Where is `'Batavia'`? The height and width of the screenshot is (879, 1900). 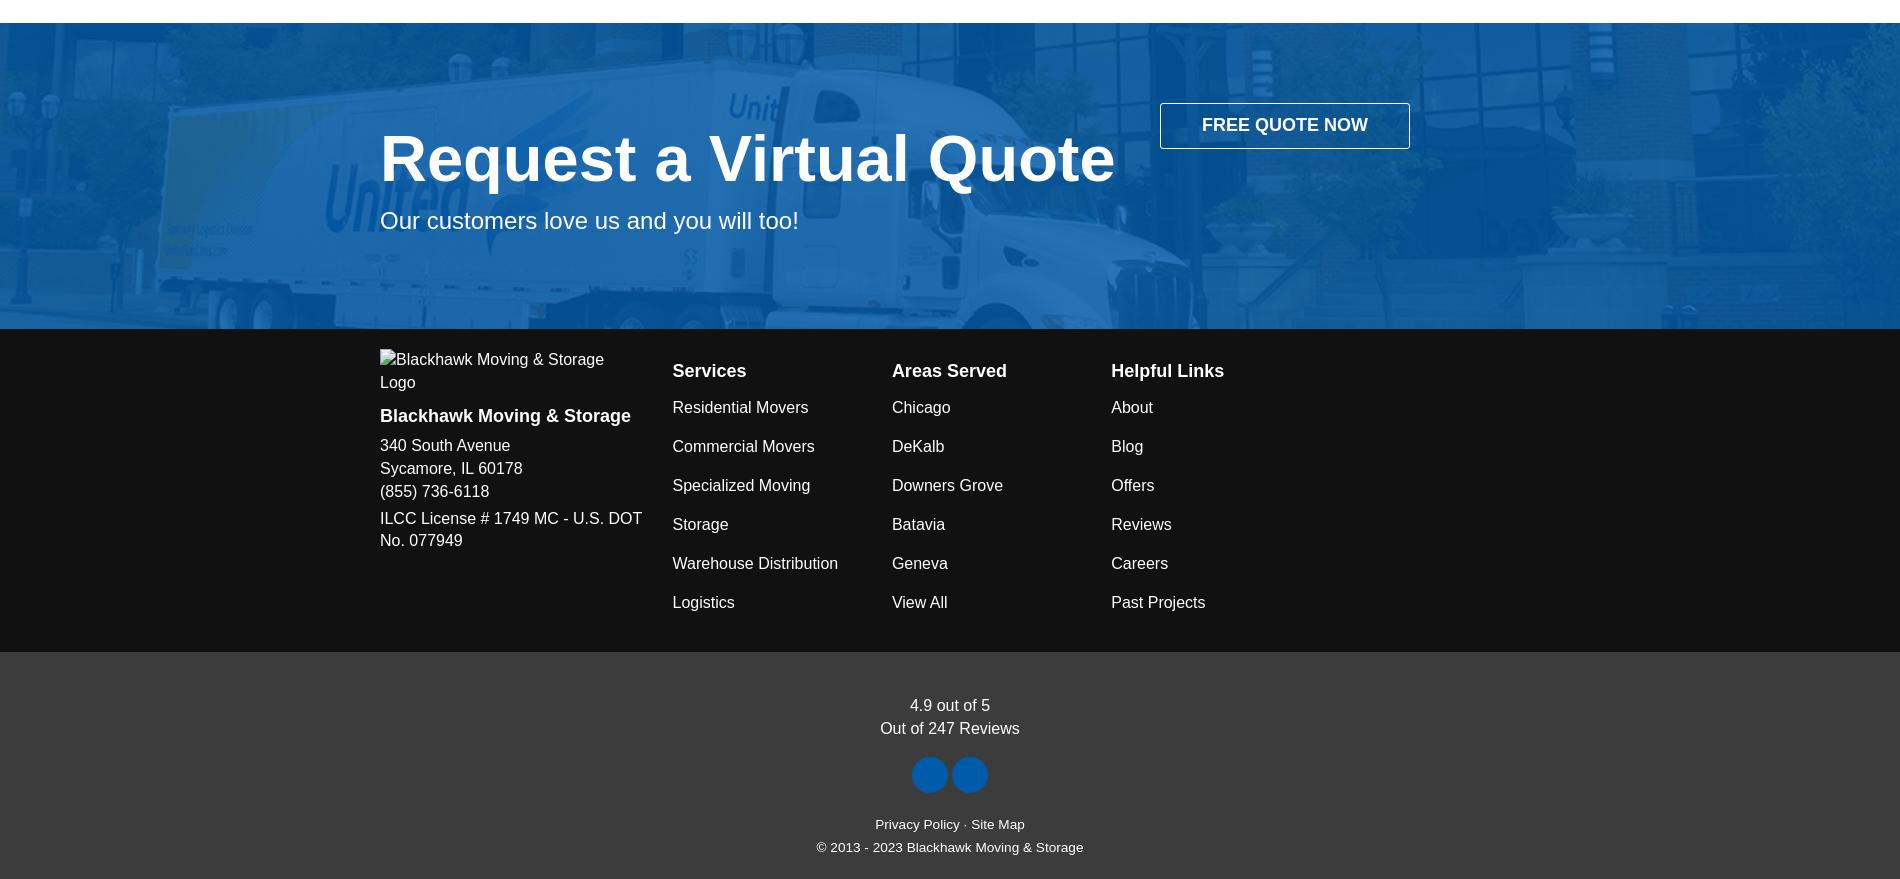 'Batavia' is located at coordinates (917, 523).